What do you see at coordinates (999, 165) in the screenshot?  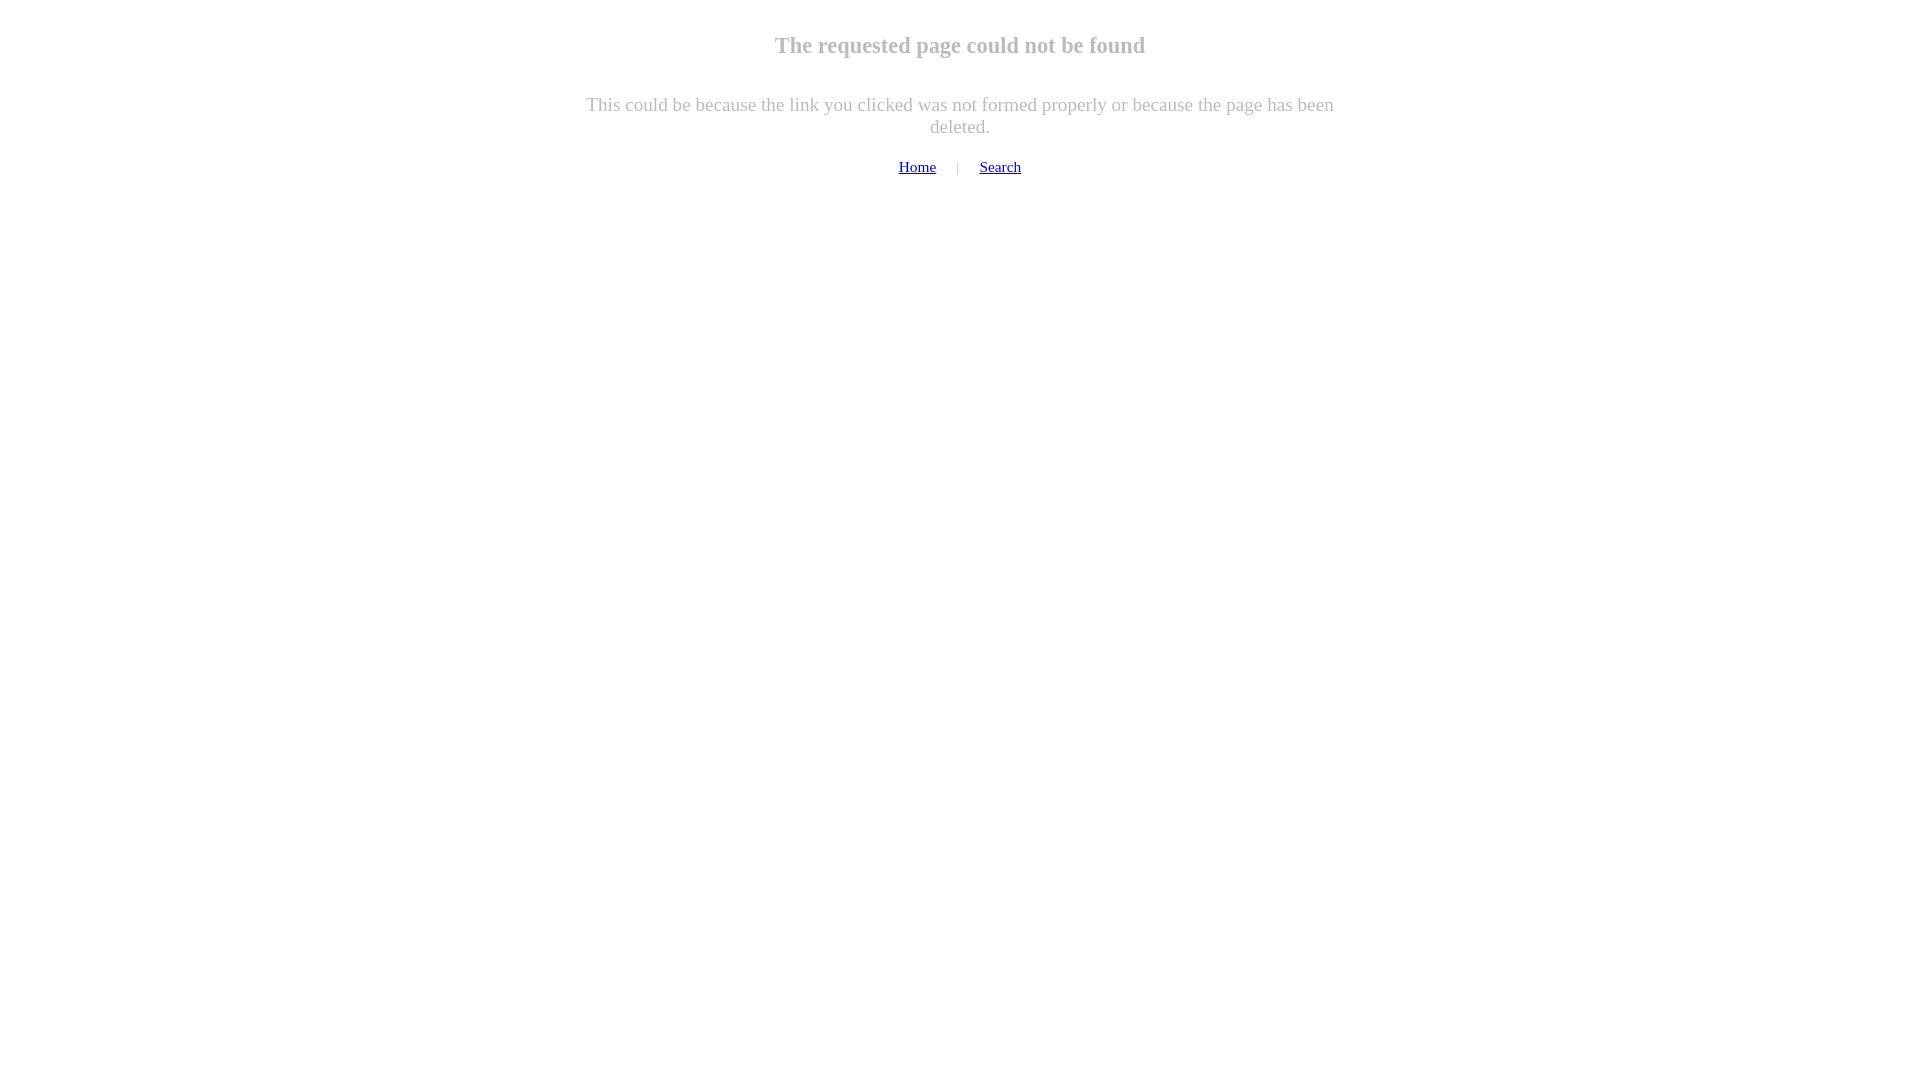 I see `'Search'` at bounding box center [999, 165].